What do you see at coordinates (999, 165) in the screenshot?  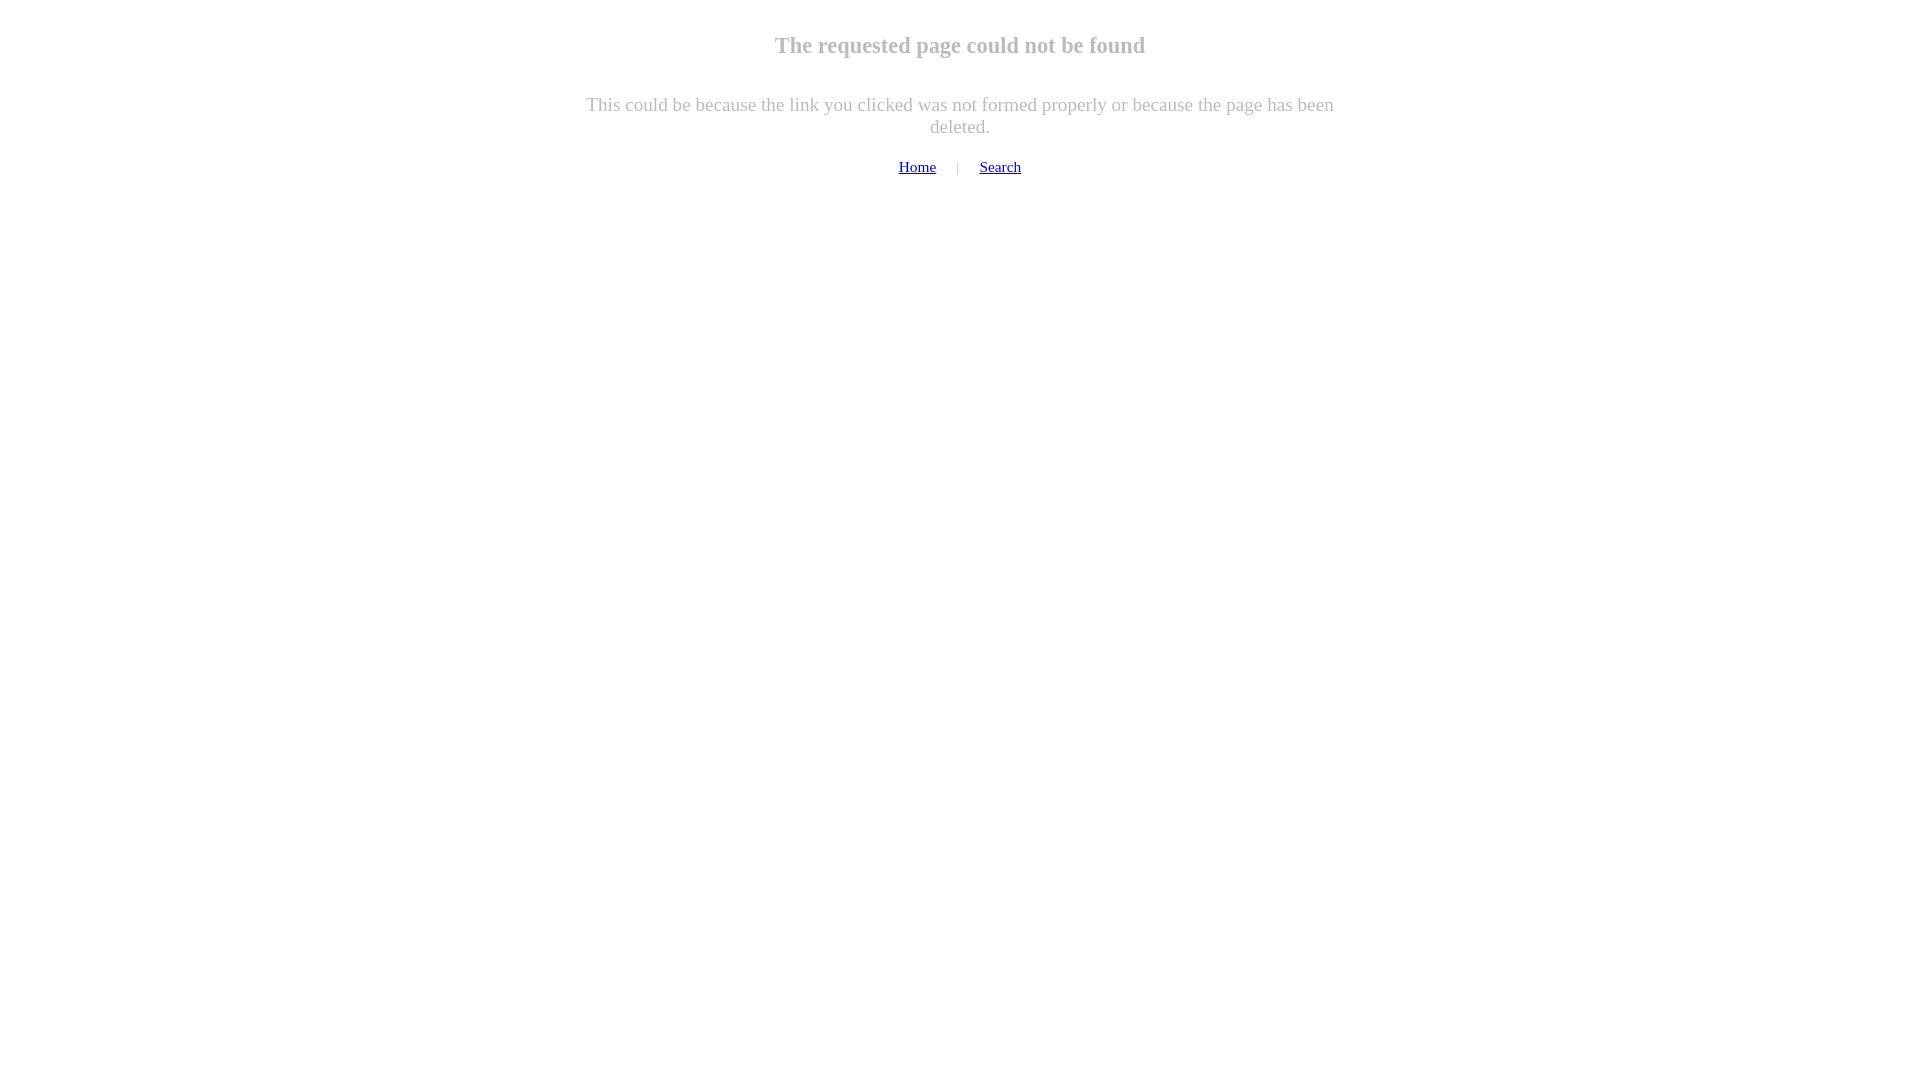 I see `'Search'` at bounding box center [999, 165].